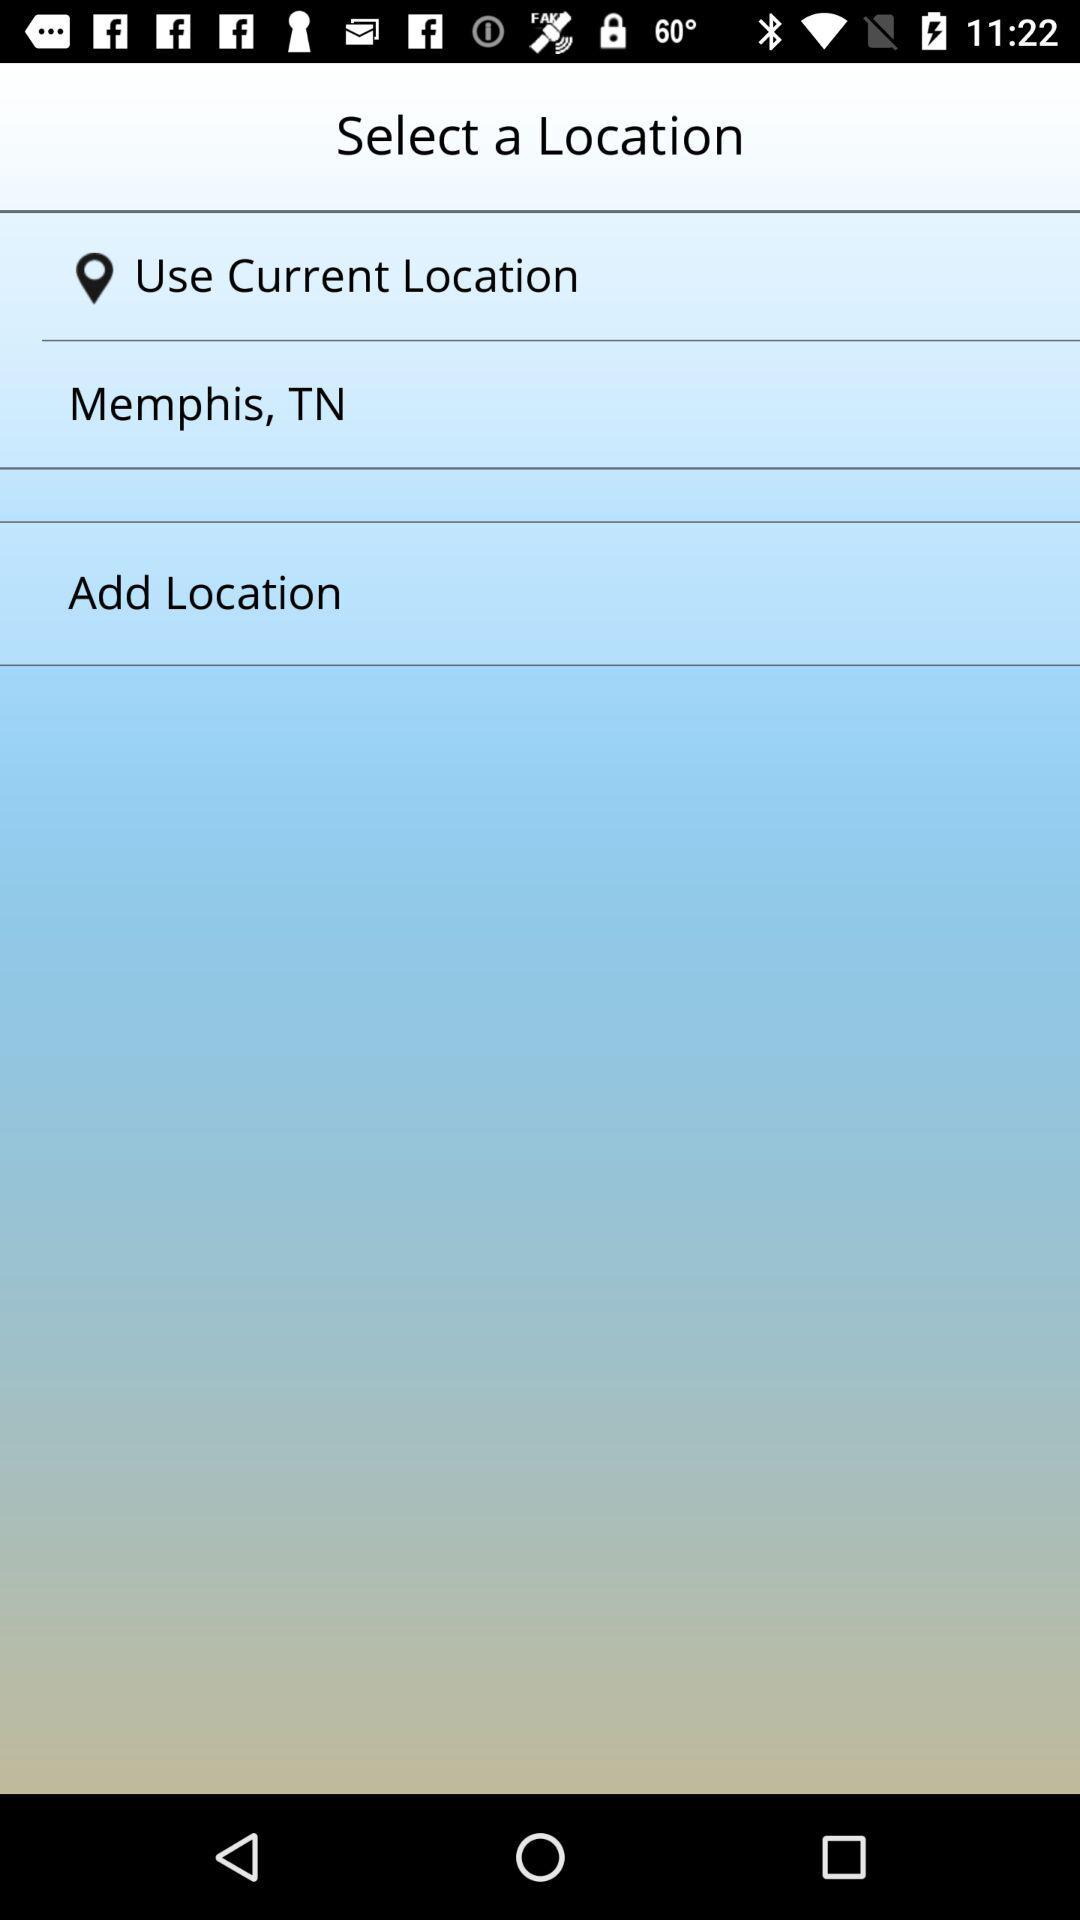  Describe the element at coordinates (547, 275) in the screenshot. I see `the text which is to the immediate right of navigation symbol` at that location.